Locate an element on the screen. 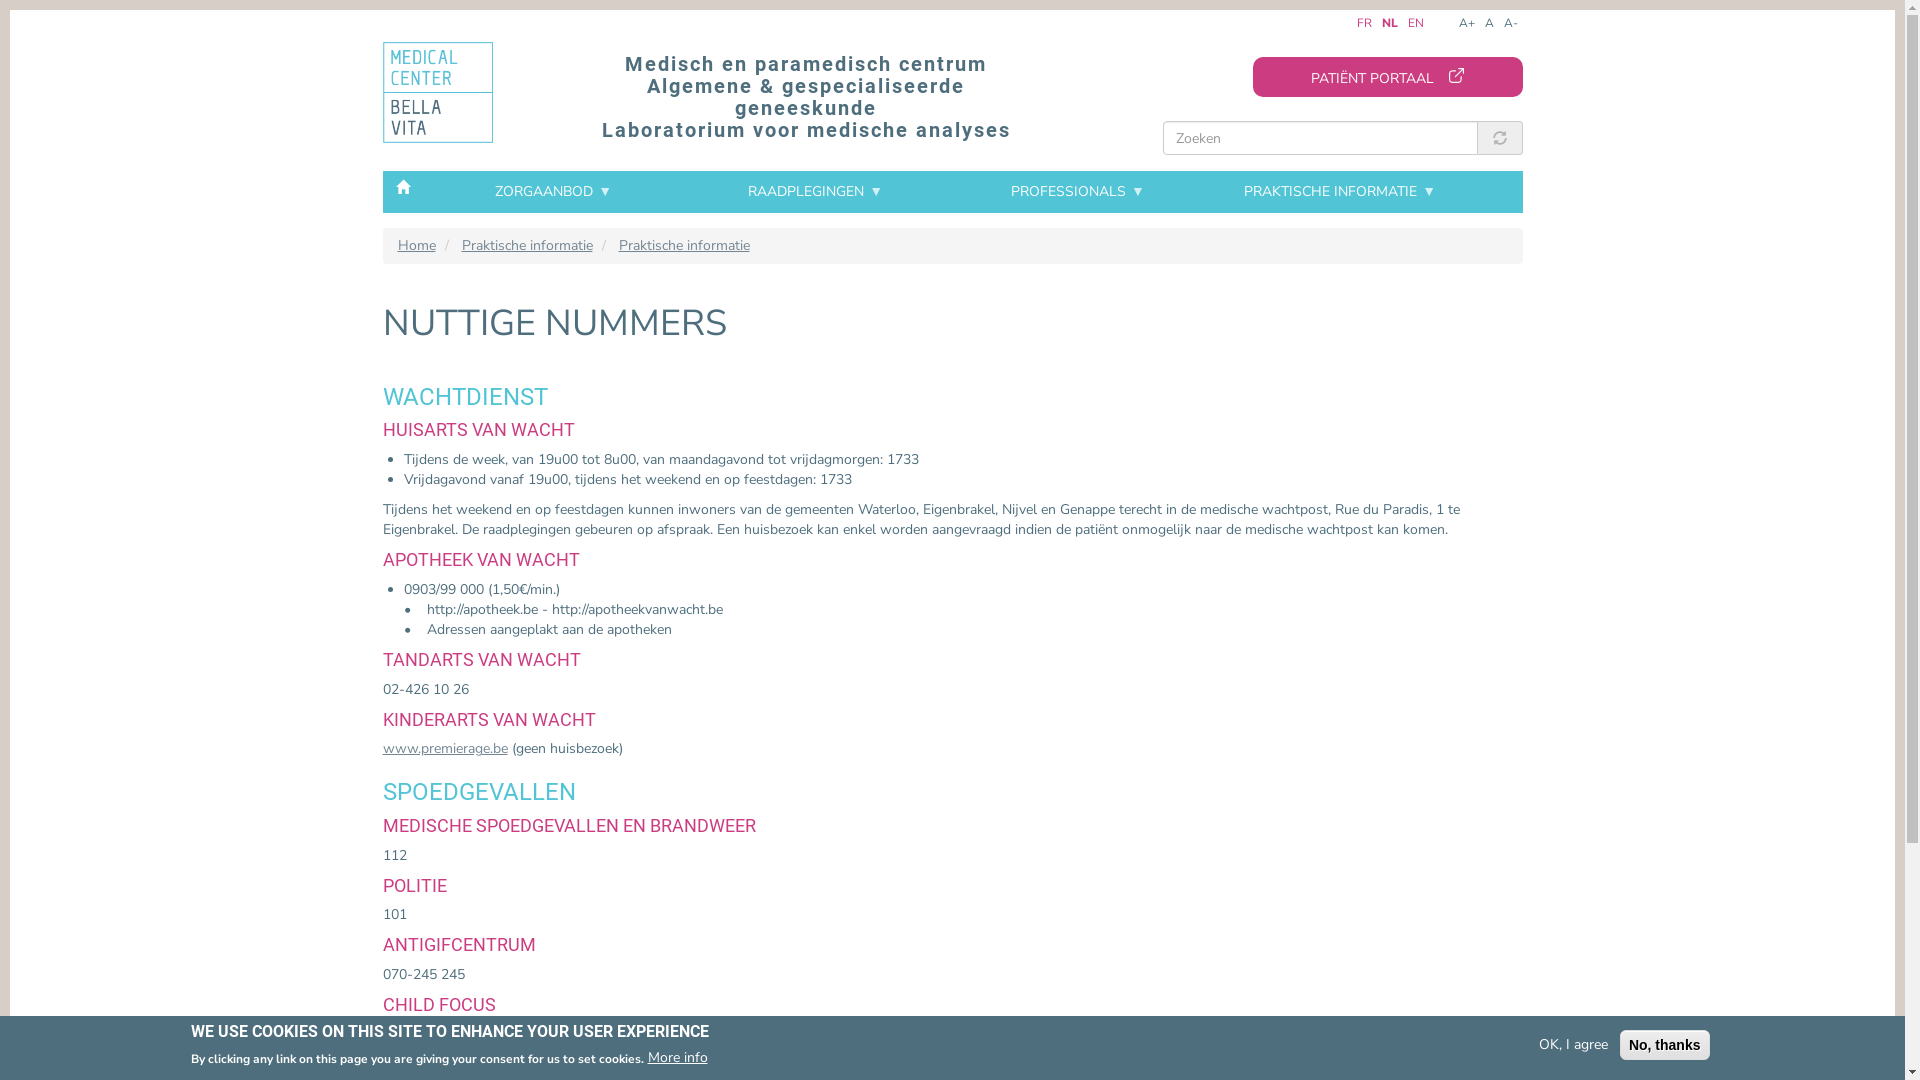  'Home' is located at coordinates (416, 244).